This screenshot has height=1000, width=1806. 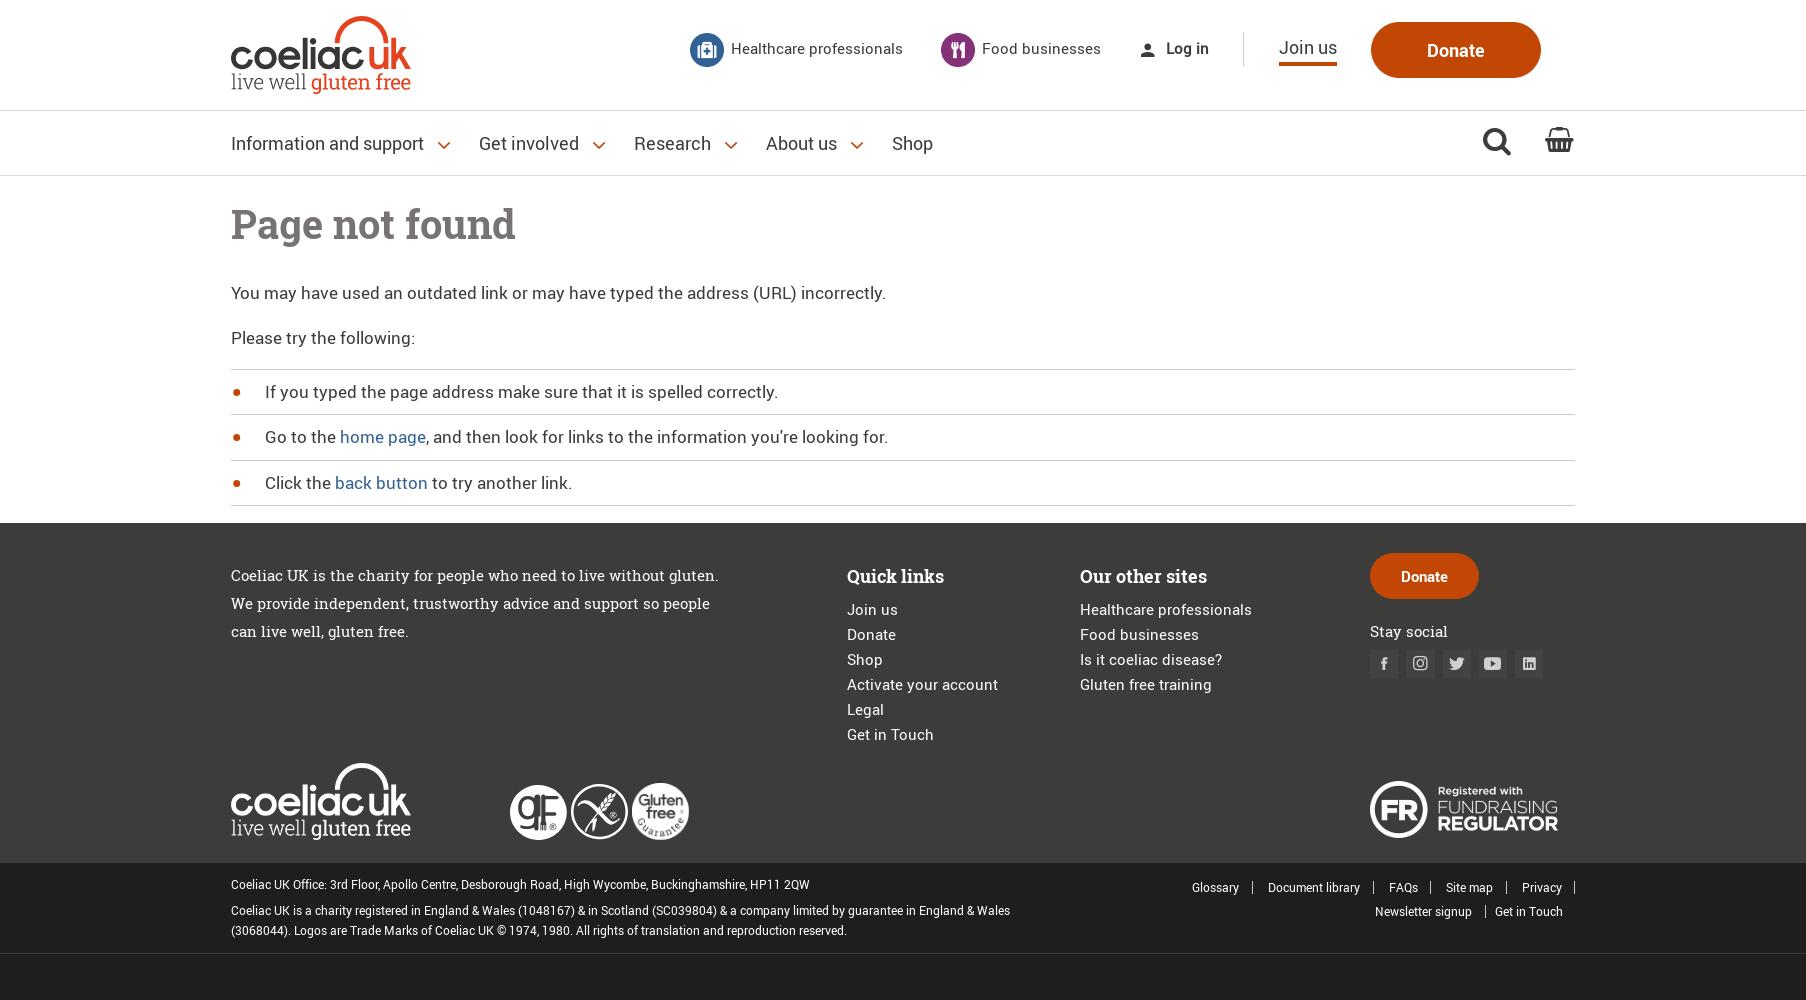 What do you see at coordinates (423, 436) in the screenshot?
I see `', and then look for links to the information you're looking for.'` at bounding box center [423, 436].